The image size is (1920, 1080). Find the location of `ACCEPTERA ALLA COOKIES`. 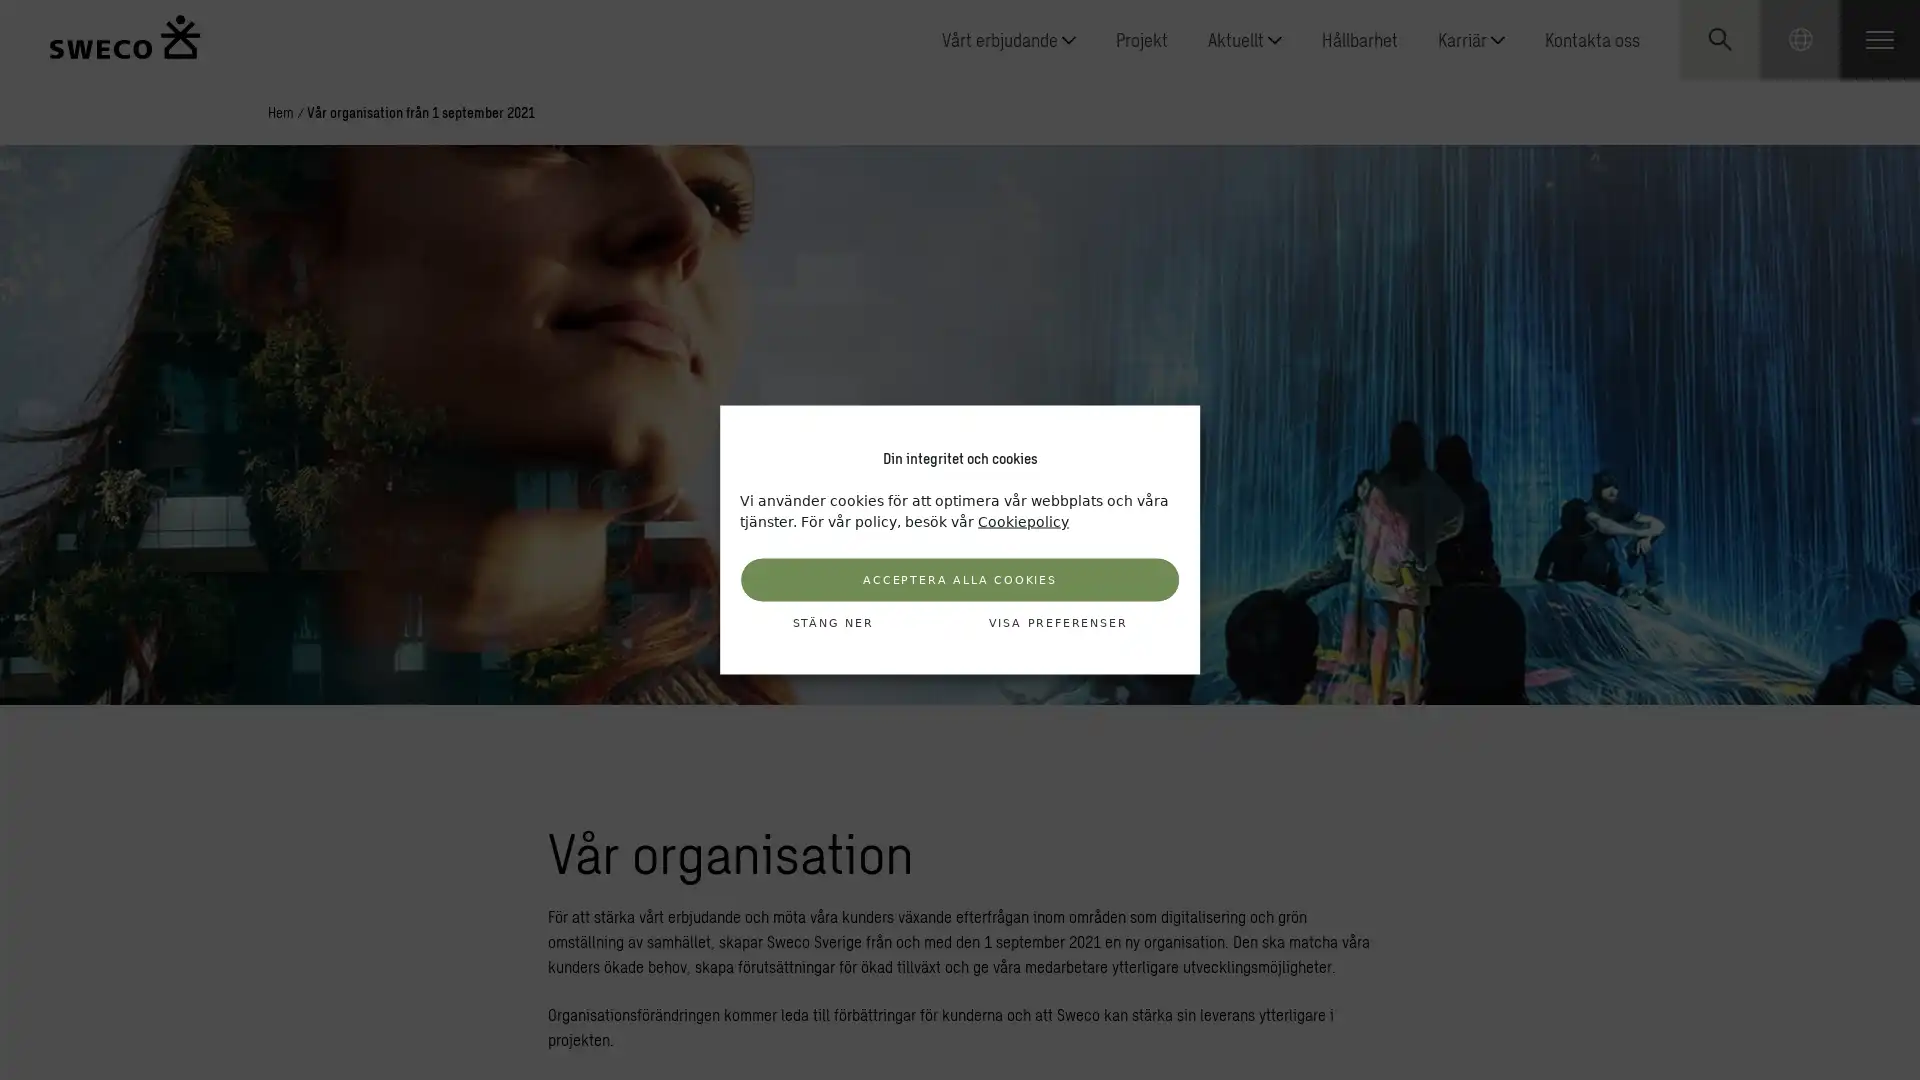

ACCEPTERA ALLA COOKIES is located at coordinates (958, 579).